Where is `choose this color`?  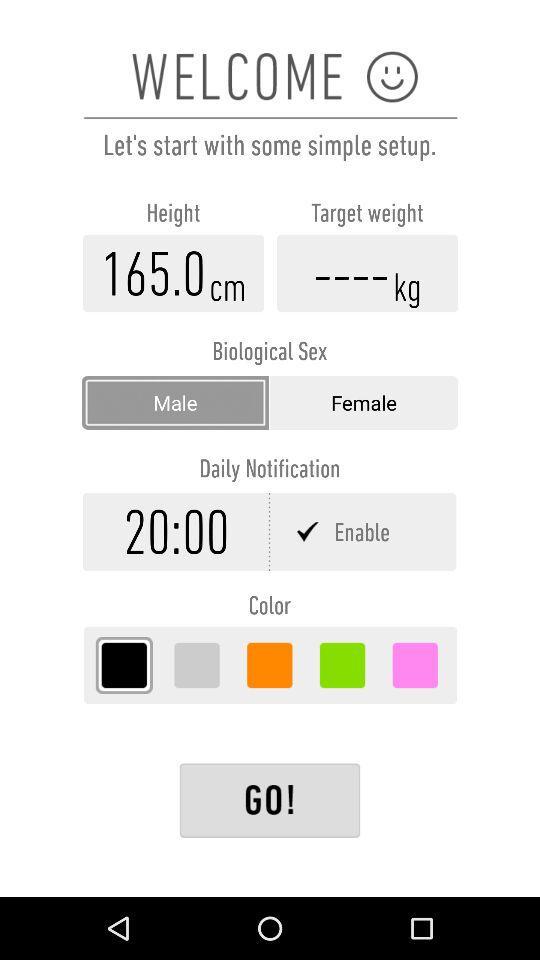 choose this color is located at coordinates (124, 665).